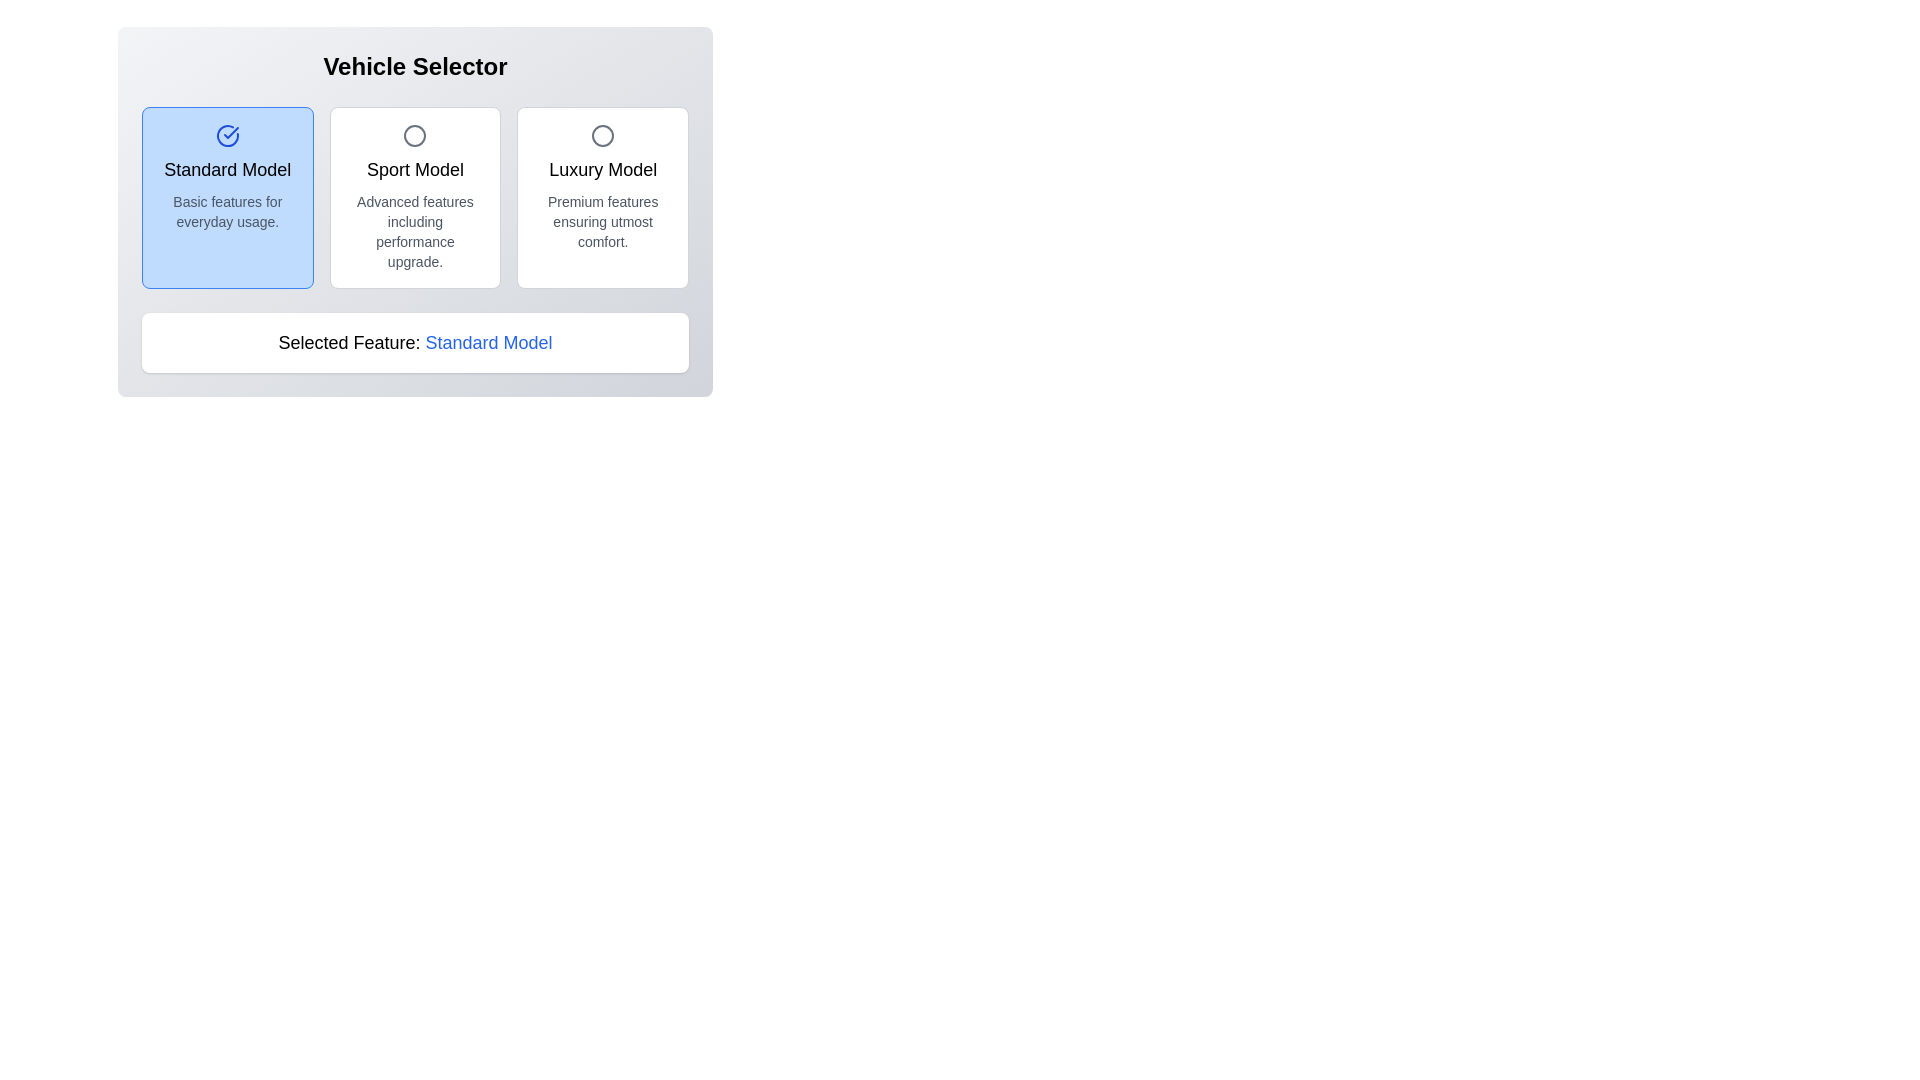  I want to click on the 'Vehicle Selector' text label, which is a large, bold-styled heading positioned at the top of the UI card, above the grid of choice cards, so click(414, 65).